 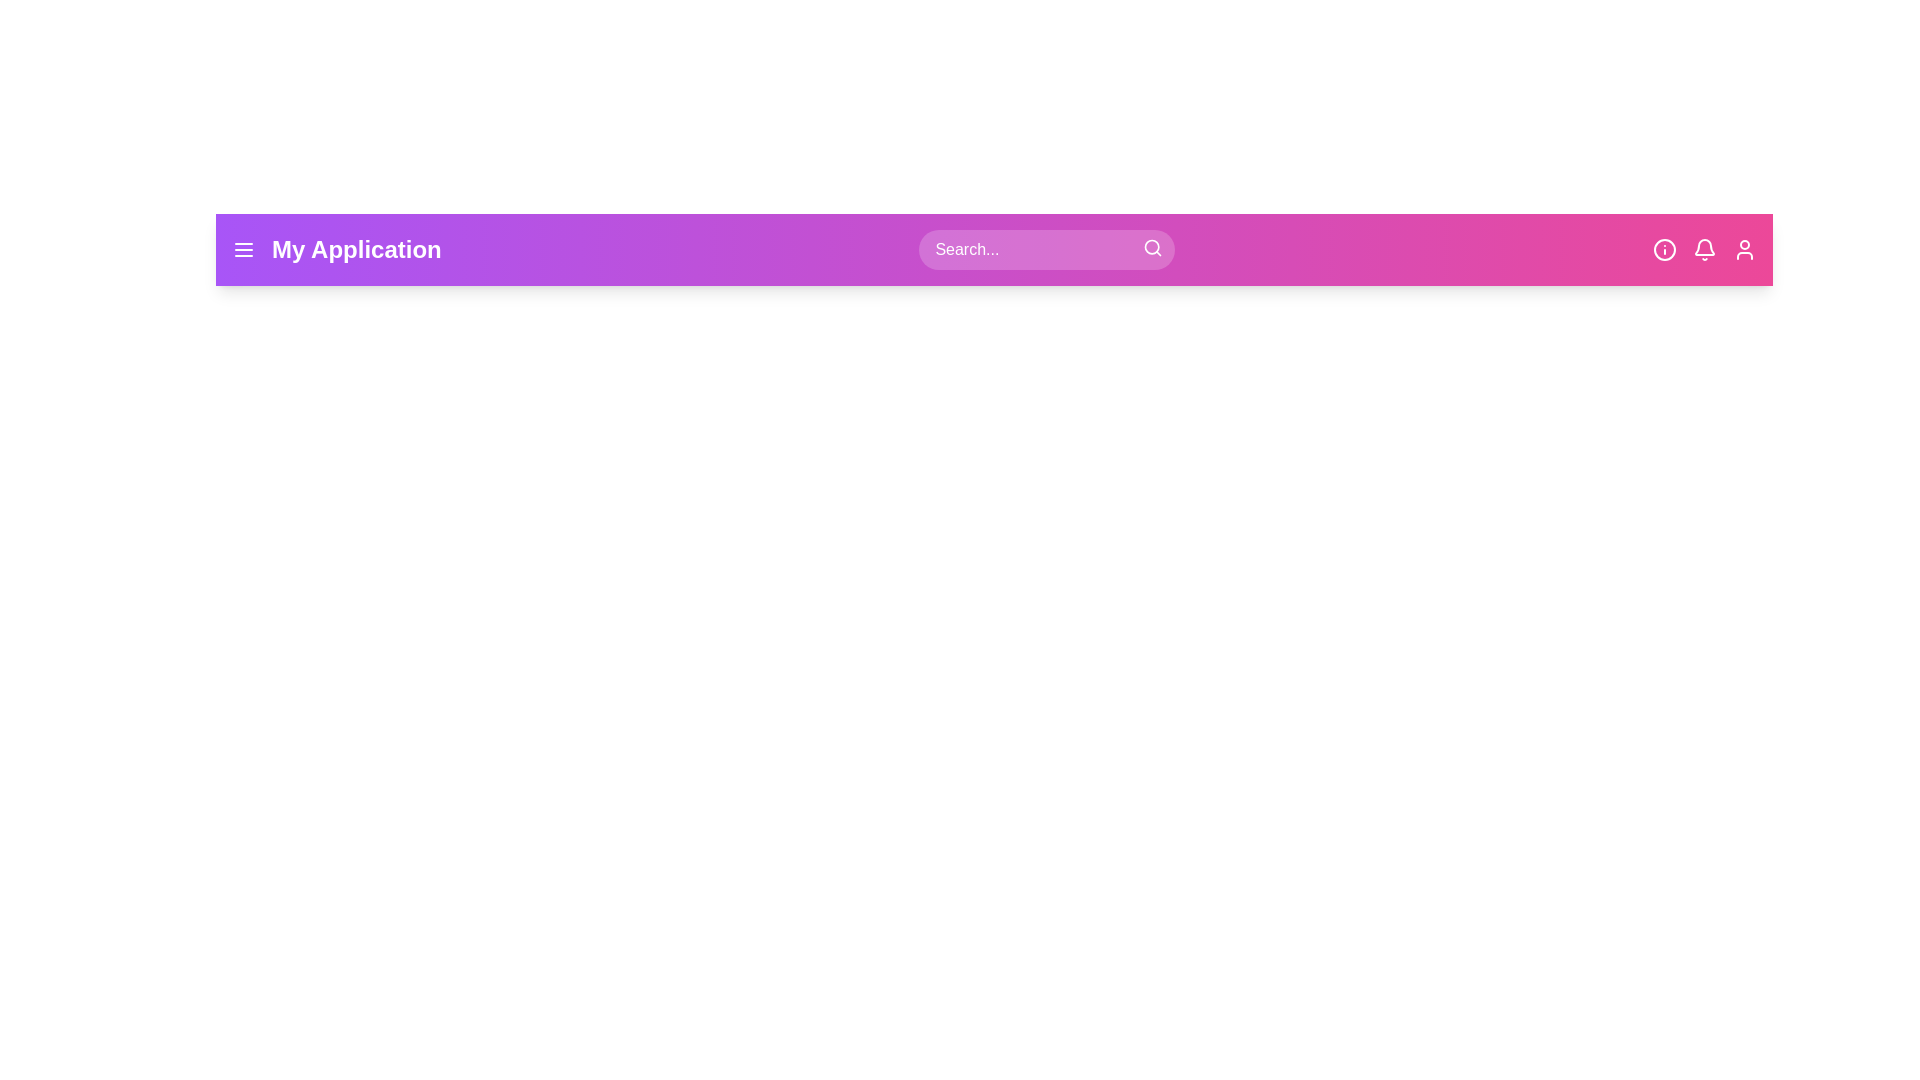 What do you see at coordinates (1665, 249) in the screenshot?
I see `the information button in the app bar` at bounding box center [1665, 249].